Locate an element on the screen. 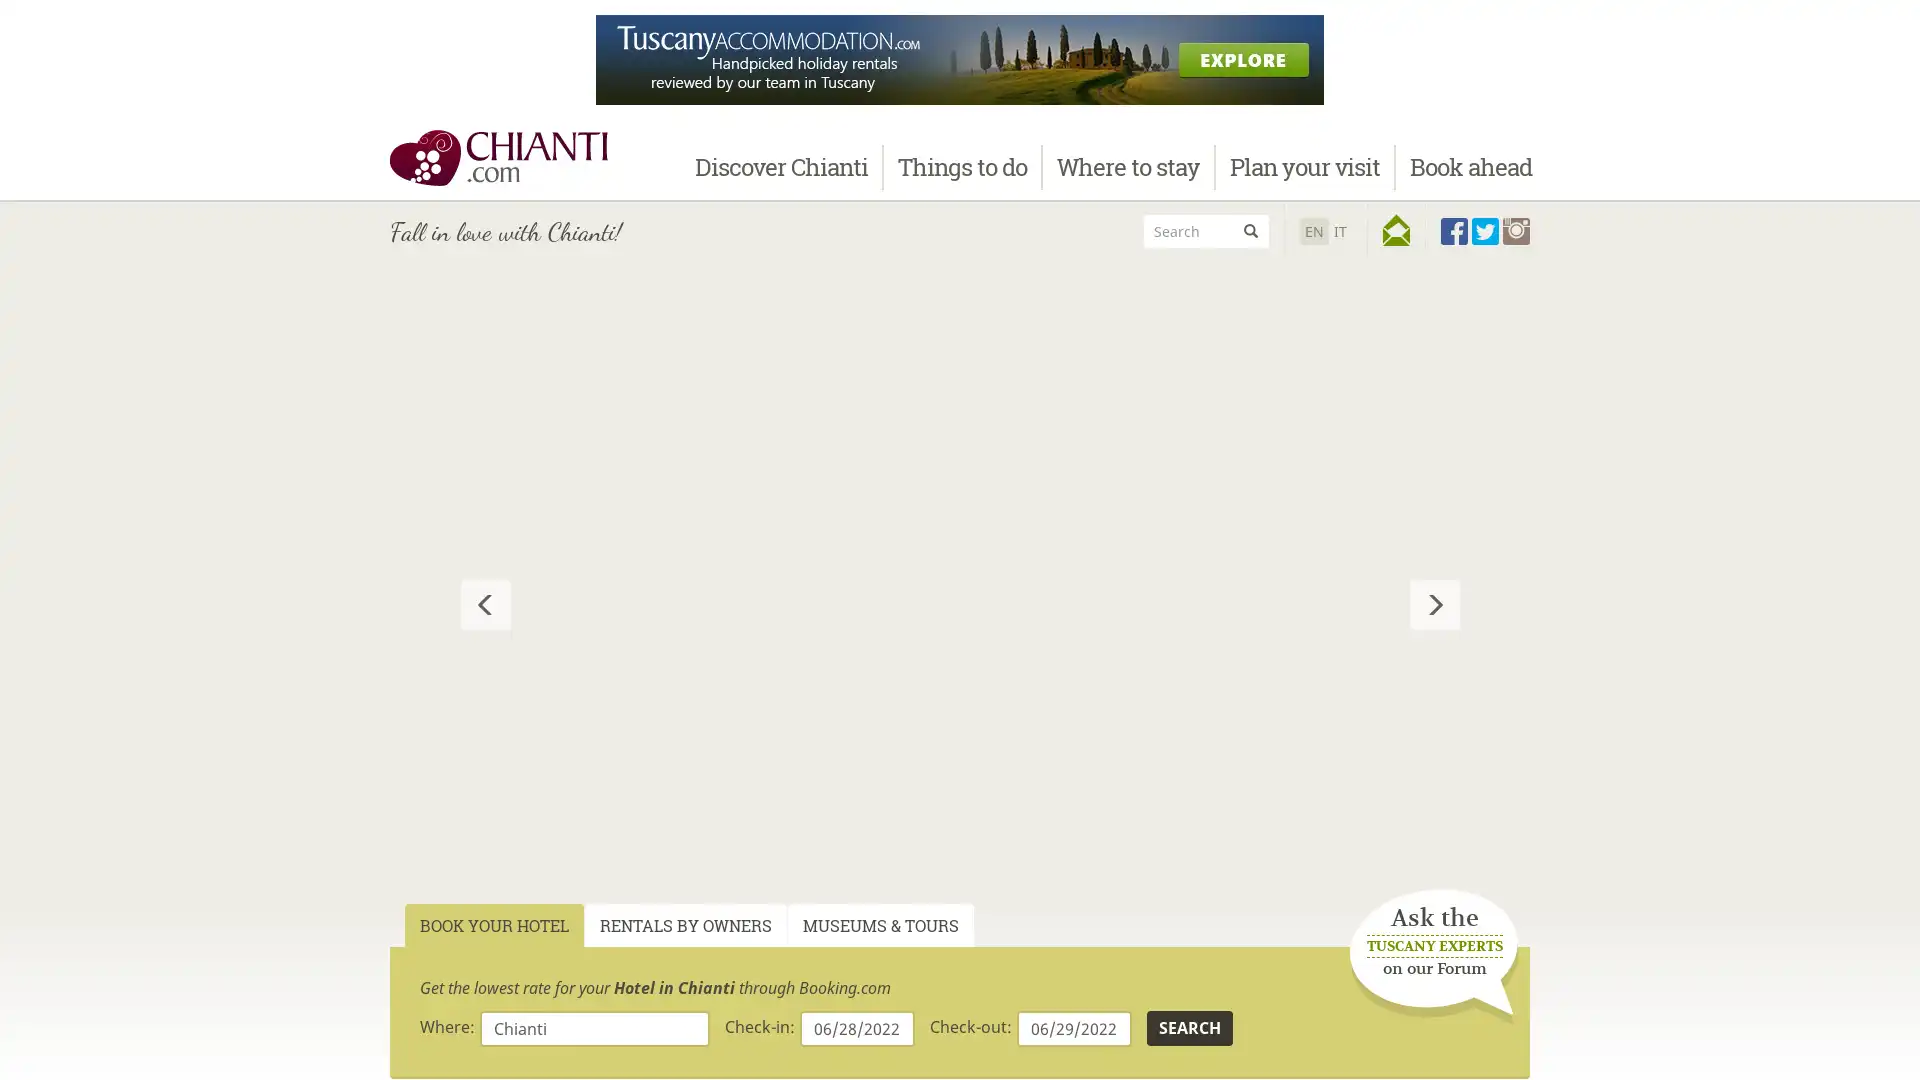  Where to stay is located at coordinates (1128, 166).